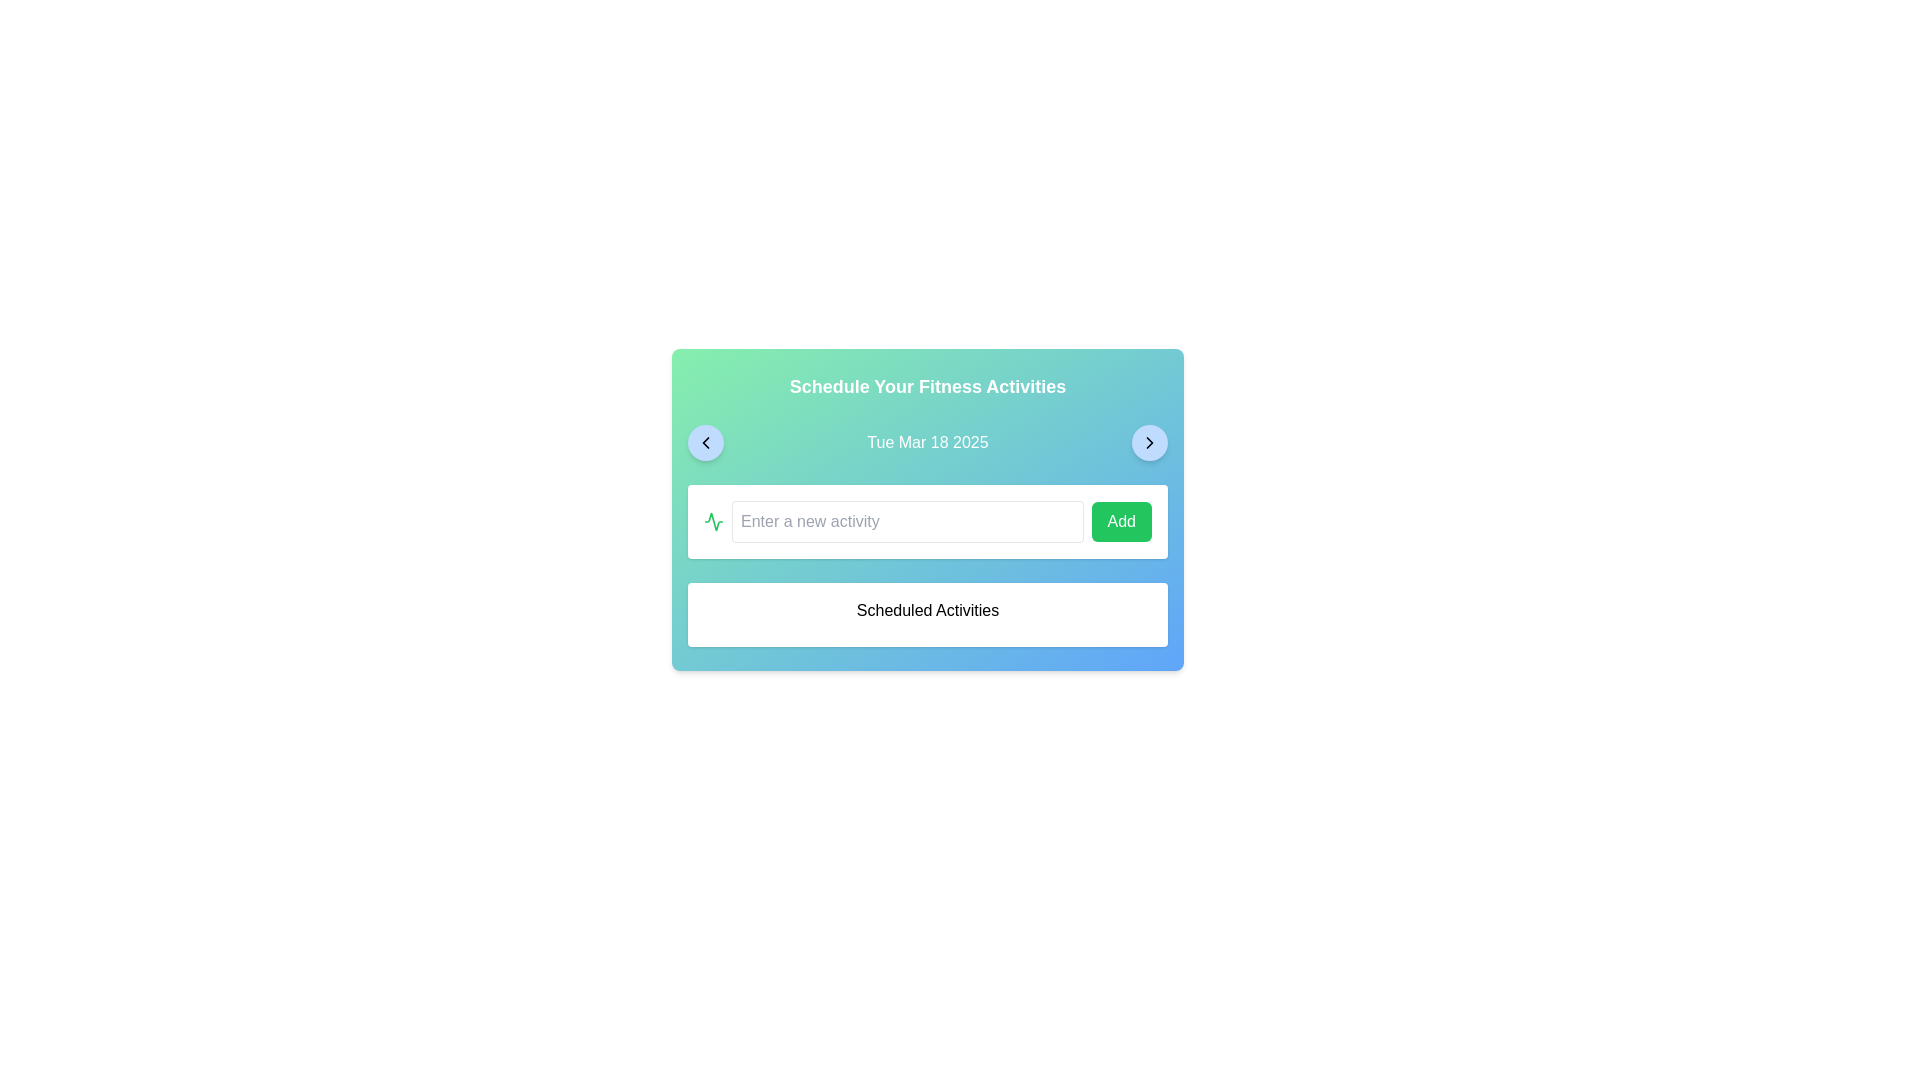  I want to click on the green 'Add' button with rounded corners, so click(1121, 520).